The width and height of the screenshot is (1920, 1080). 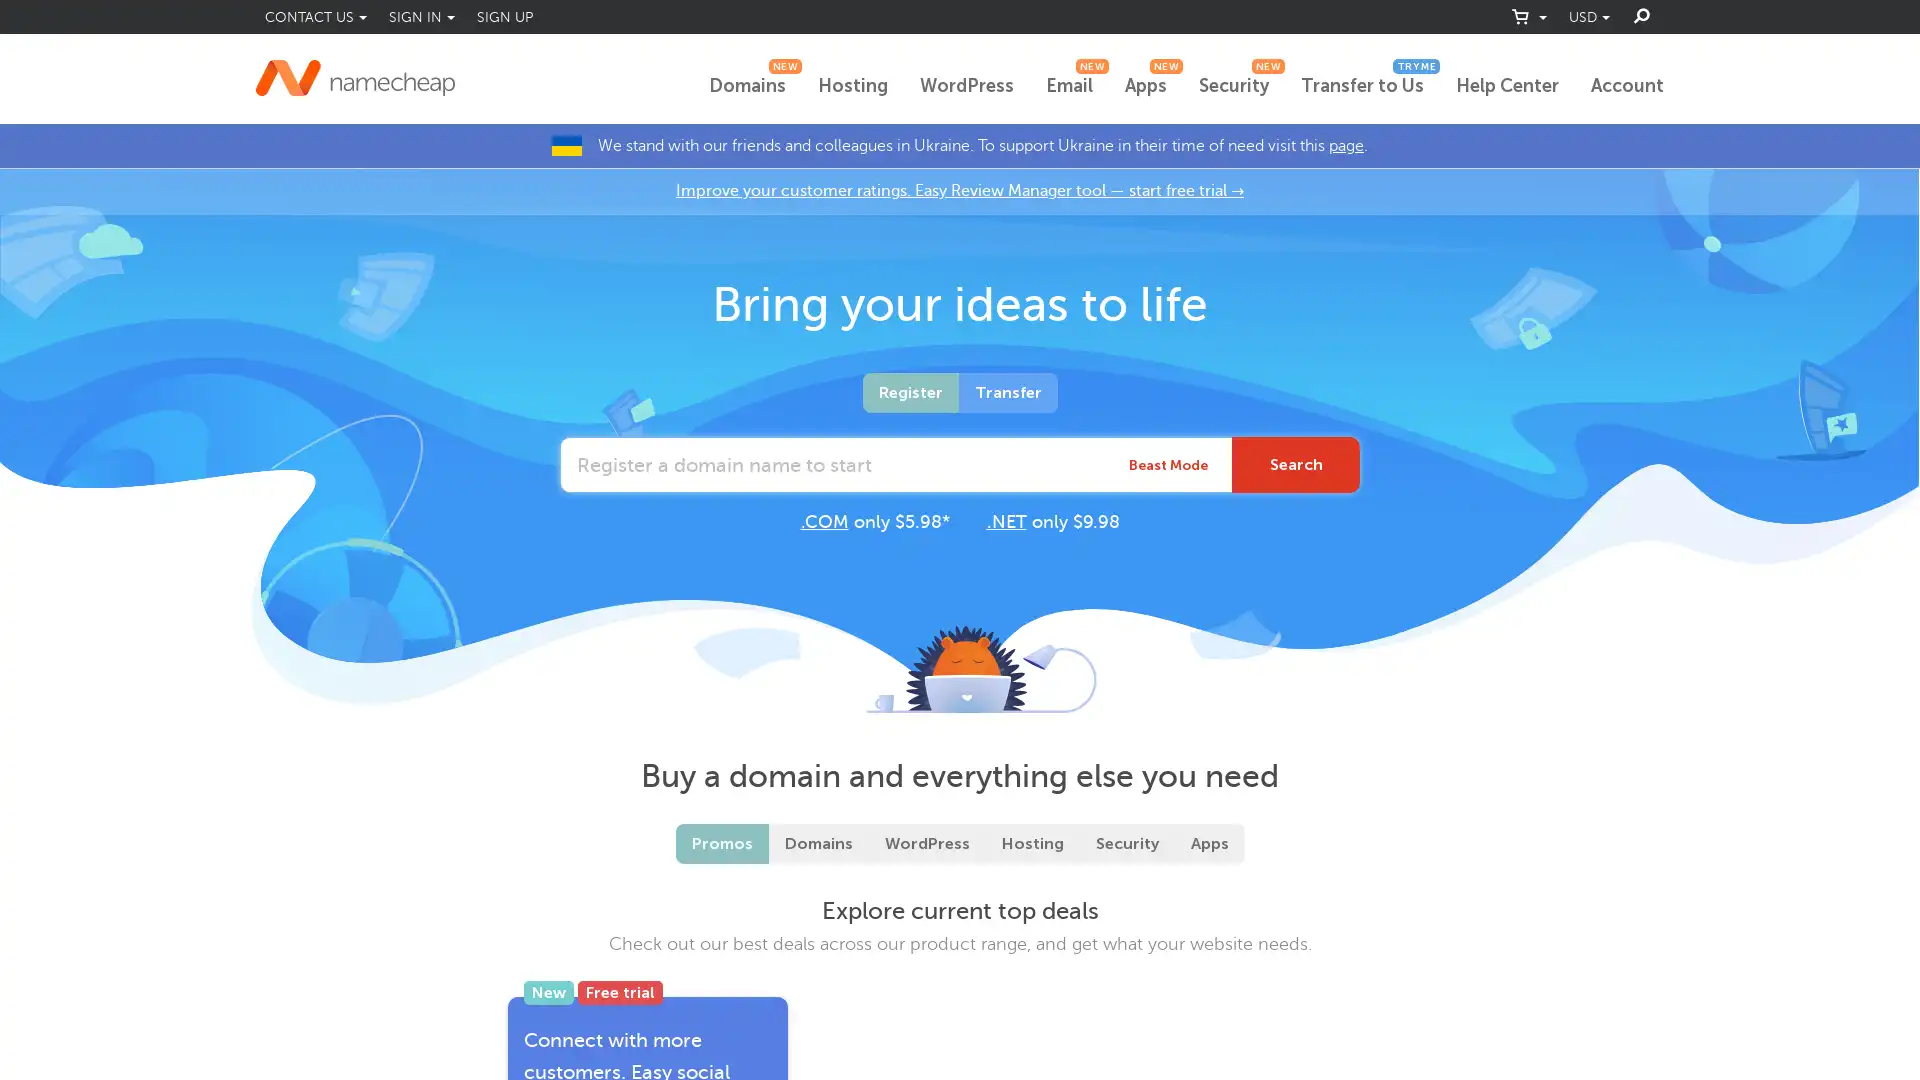 I want to click on Search, so click(x=1296, y=465).